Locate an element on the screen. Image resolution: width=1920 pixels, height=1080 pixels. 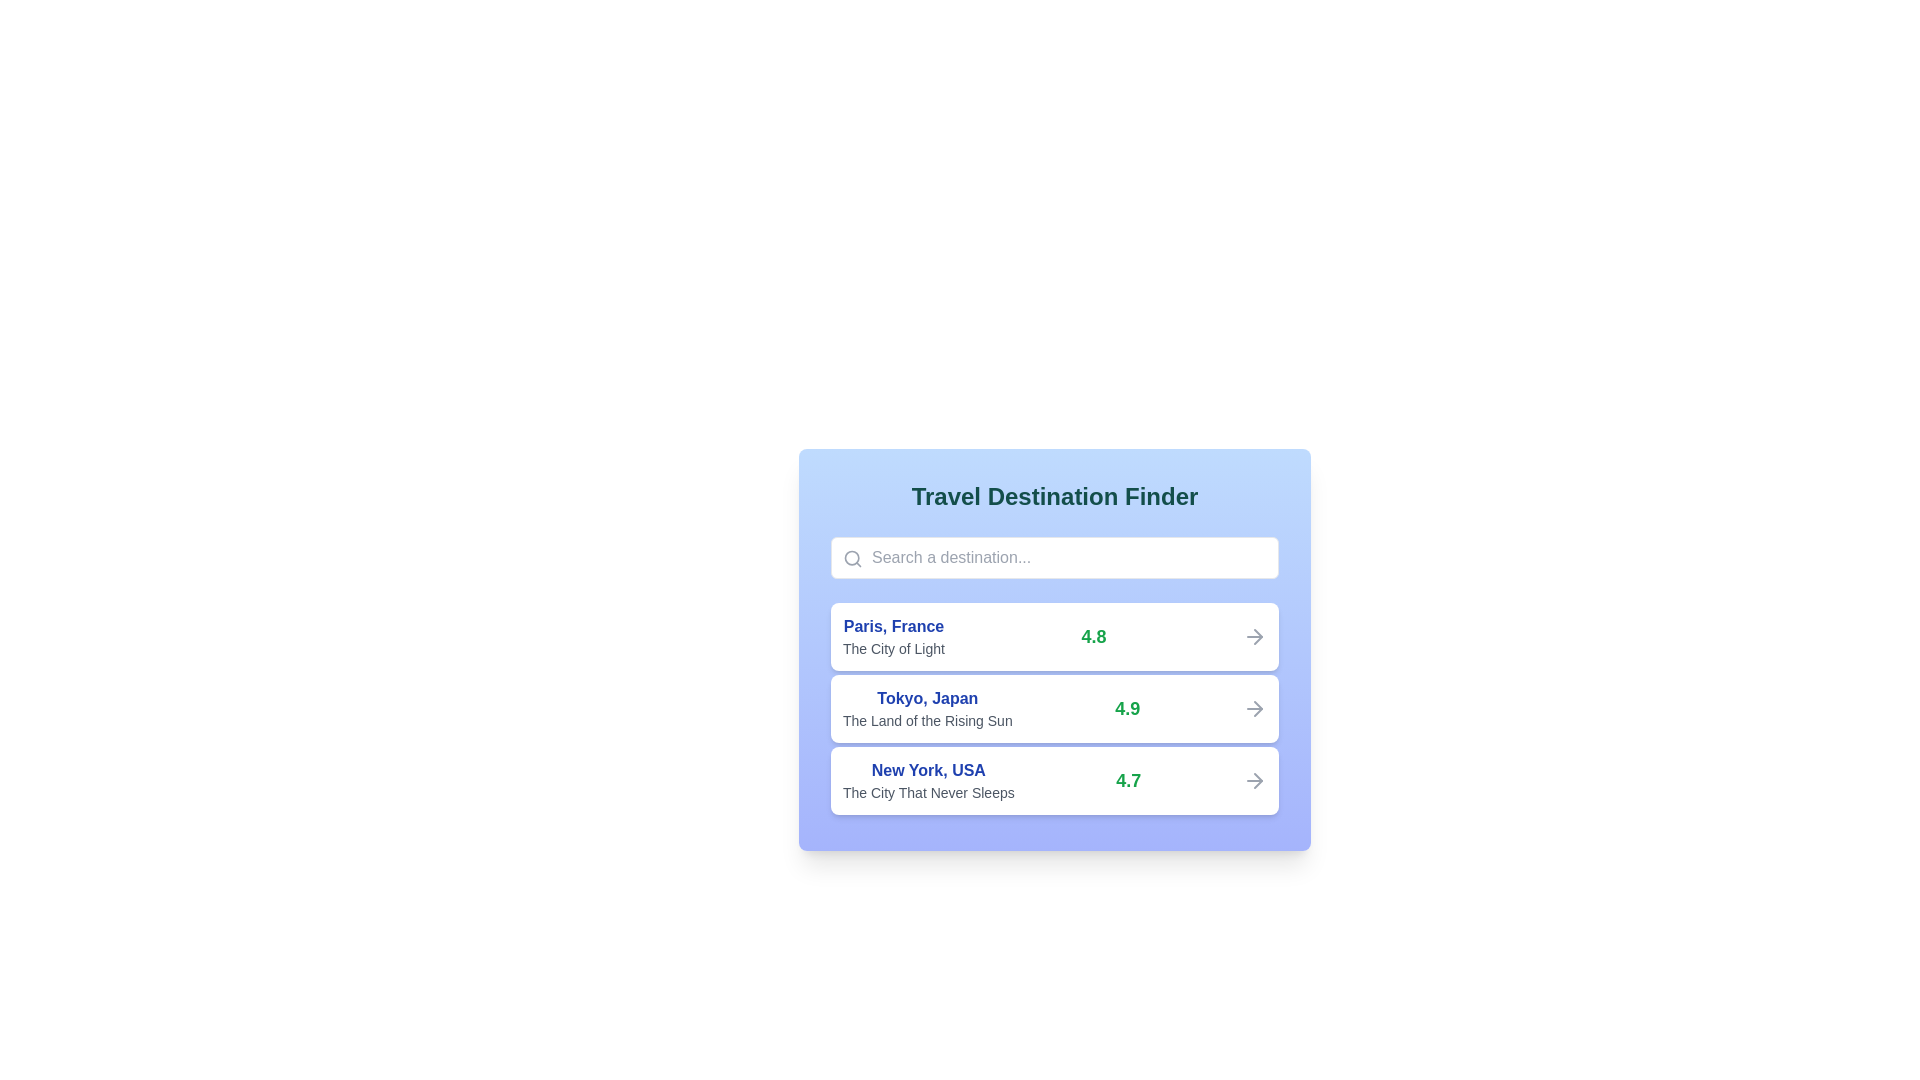
the static text label that states 'The Land of the Rising Sun', which is styled with a smaller-size, light gray font and located below the larger bold blue text 'Tokyo, Japan' is located at coordinates (926, 721).